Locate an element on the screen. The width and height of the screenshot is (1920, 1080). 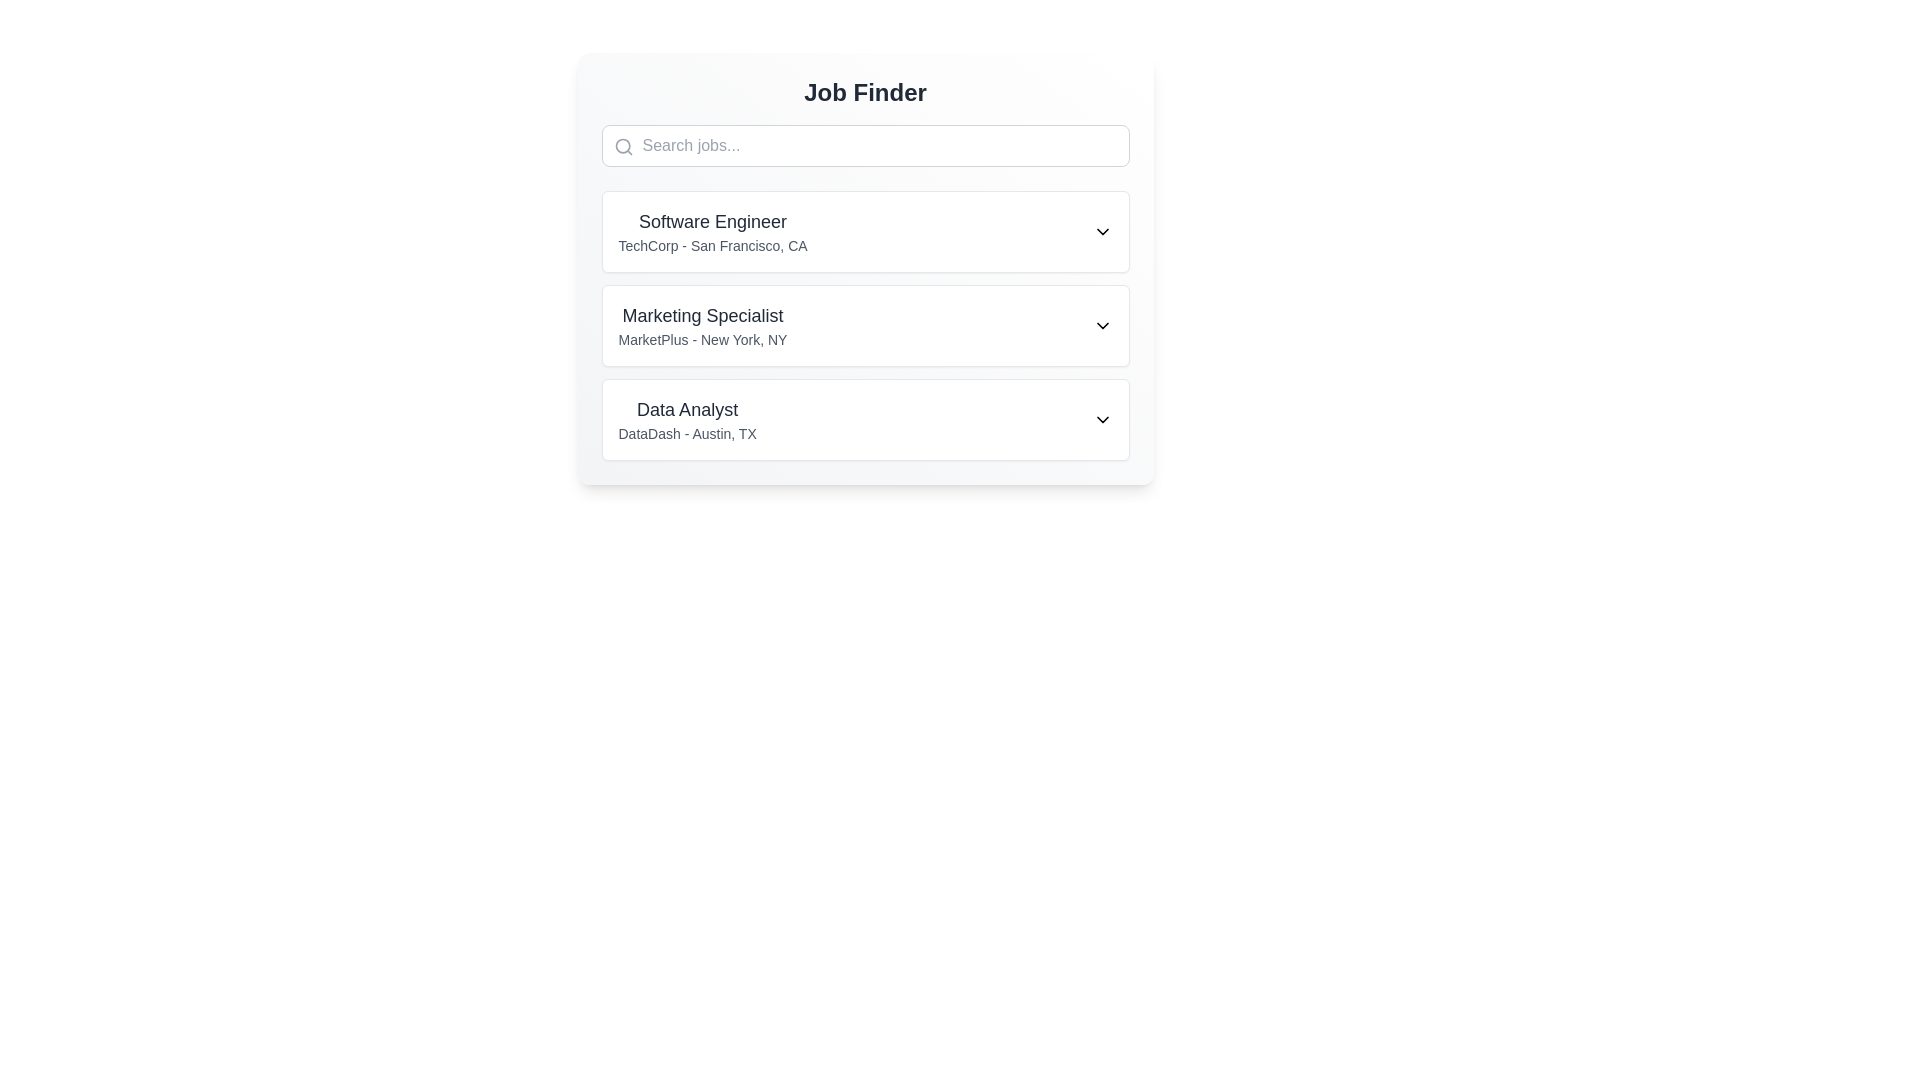
the search input field for job listings by using the Tab key is located at coordinates (865, 145).